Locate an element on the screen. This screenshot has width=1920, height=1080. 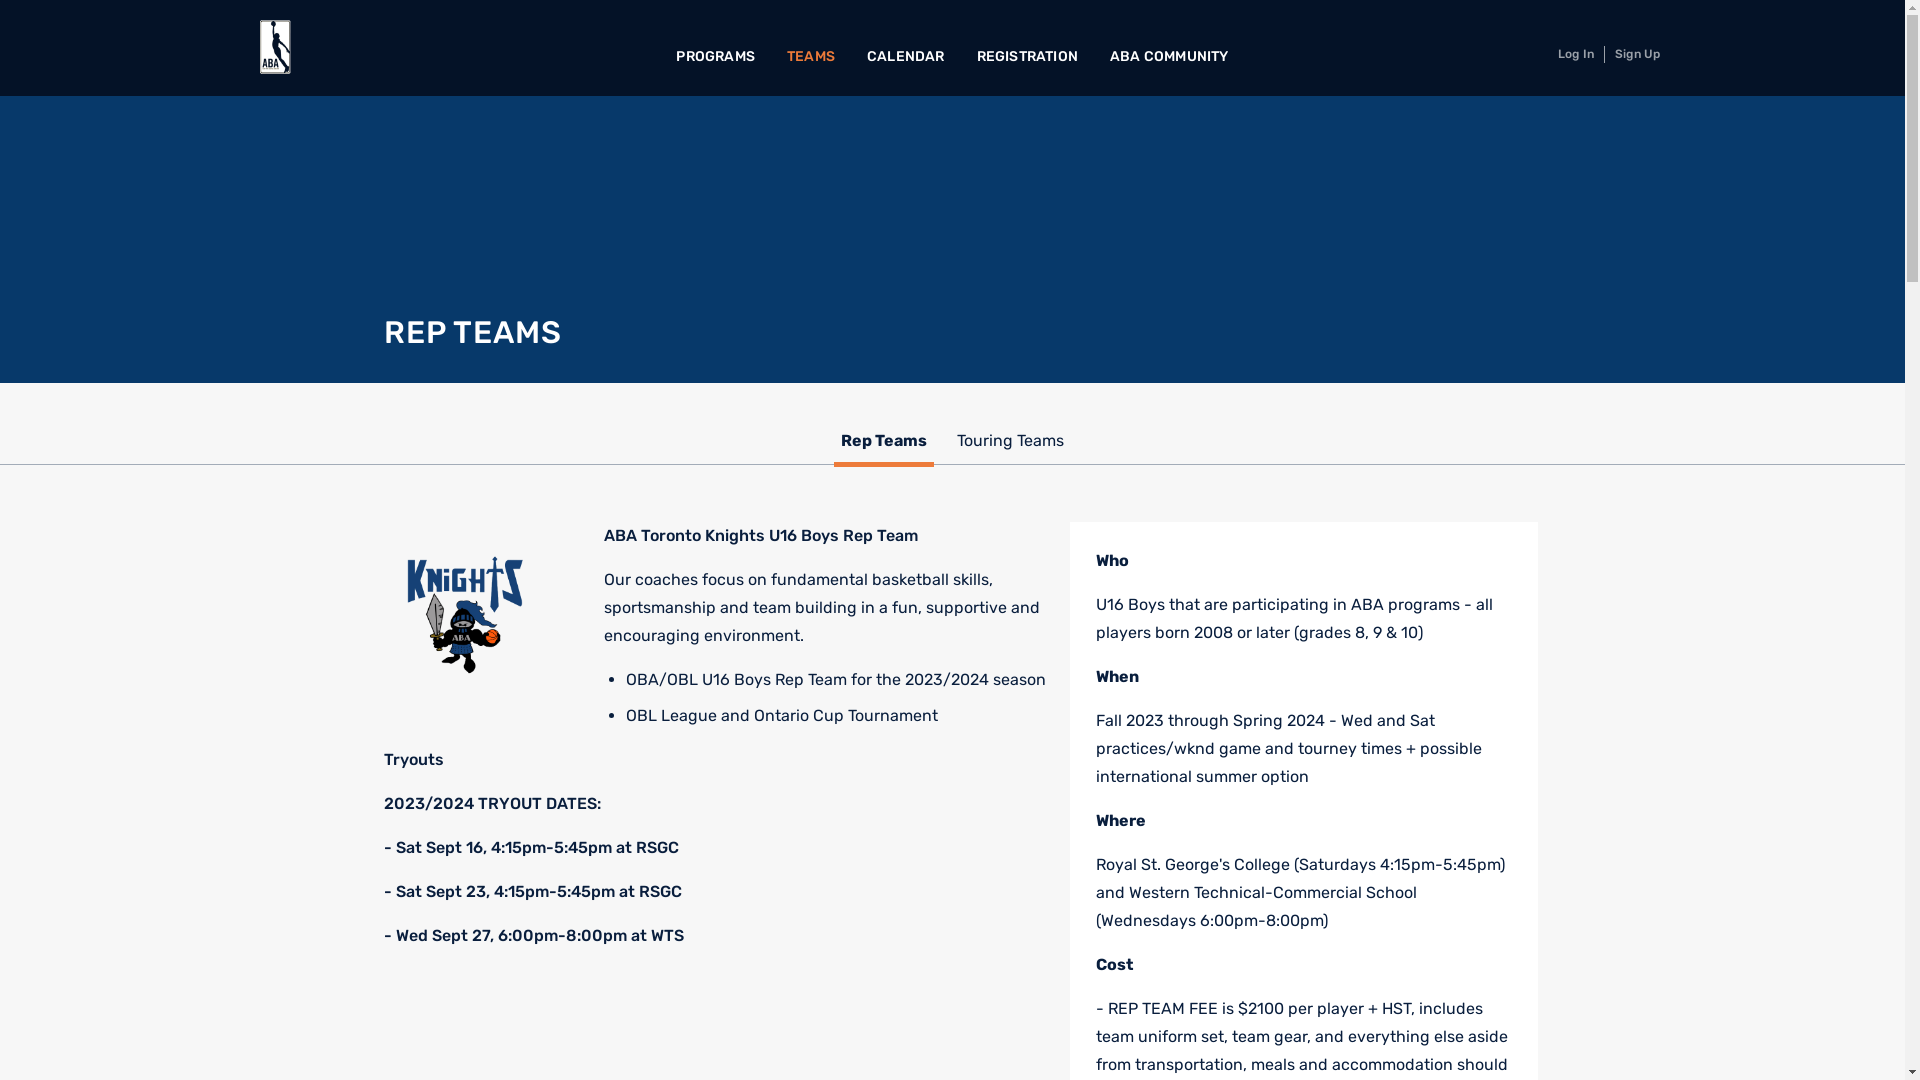
'ABA COMMUNITY' is located at coordinates (1169, 56).